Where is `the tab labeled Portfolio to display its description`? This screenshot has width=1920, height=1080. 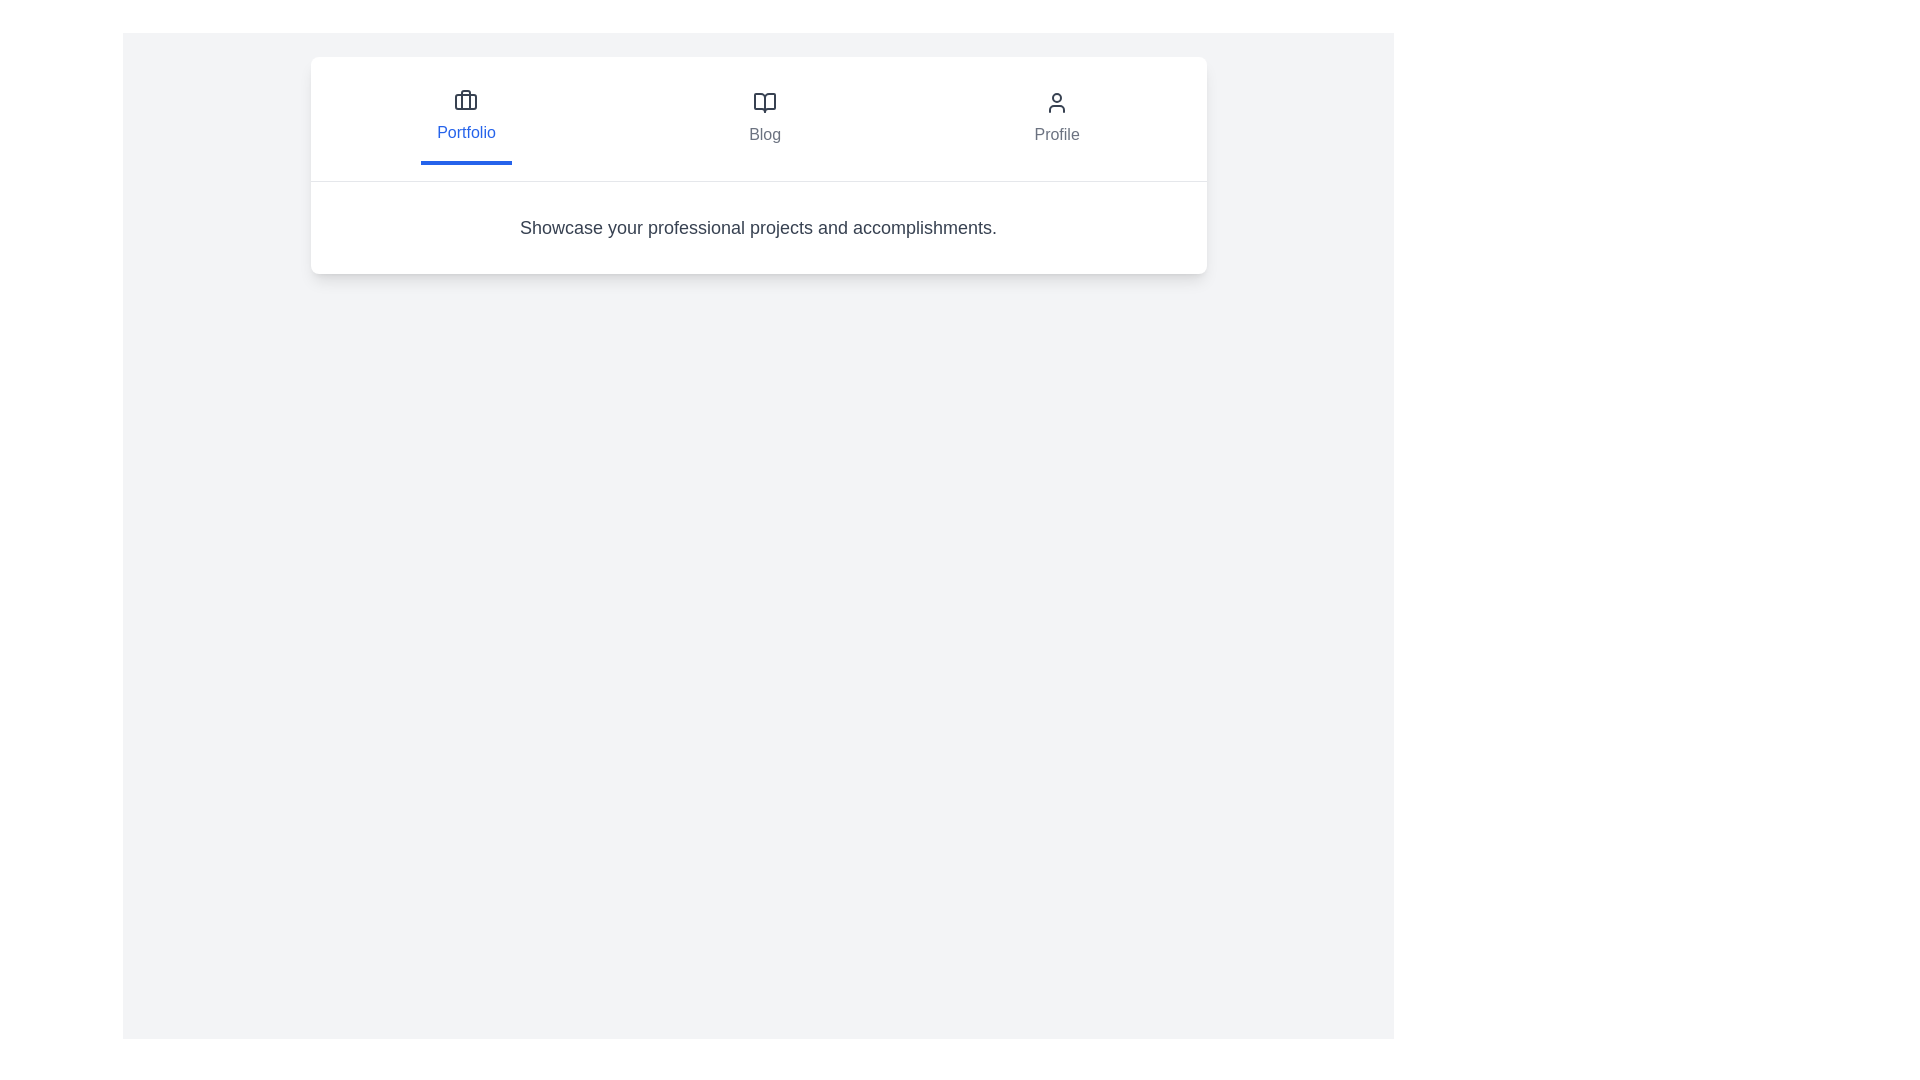
the tab labeled Portfolio to display its description is located at coordinates (464, 119).